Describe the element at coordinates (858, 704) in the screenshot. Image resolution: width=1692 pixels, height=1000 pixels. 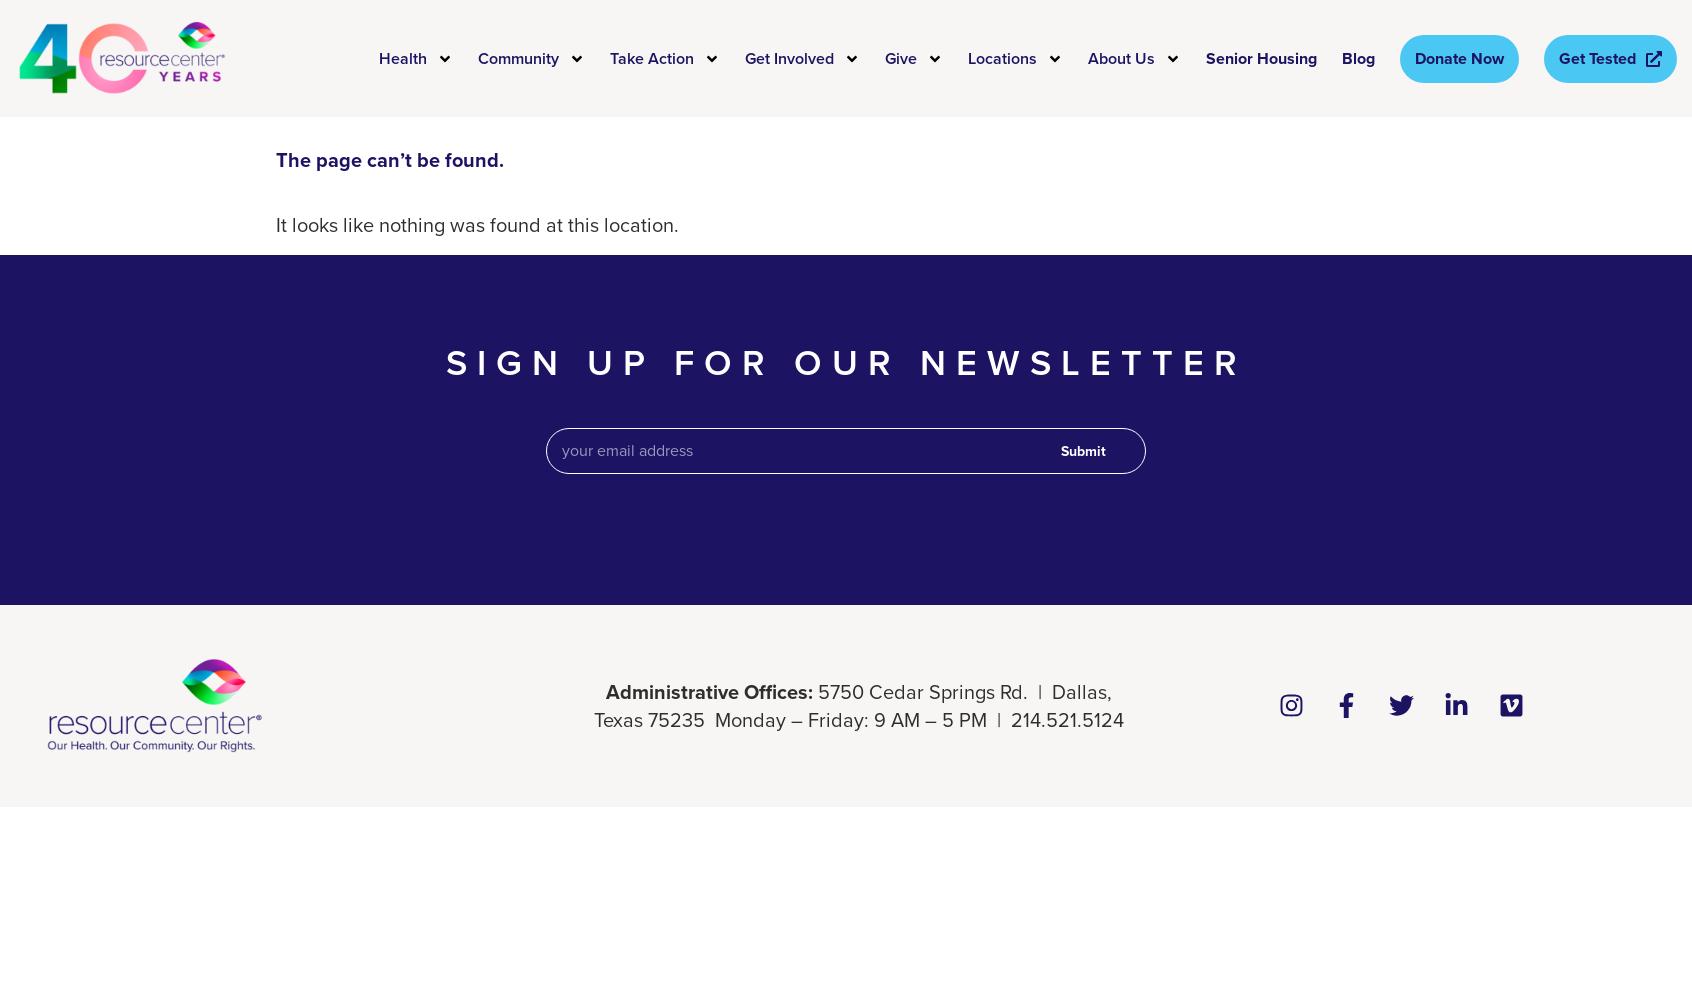
I see `'5750 Cedar Springs Rd.  |  Dallas, Texas 75235  Monday – Friday: 9 AM – 5 PM  |  214.521.5124'` at that location.